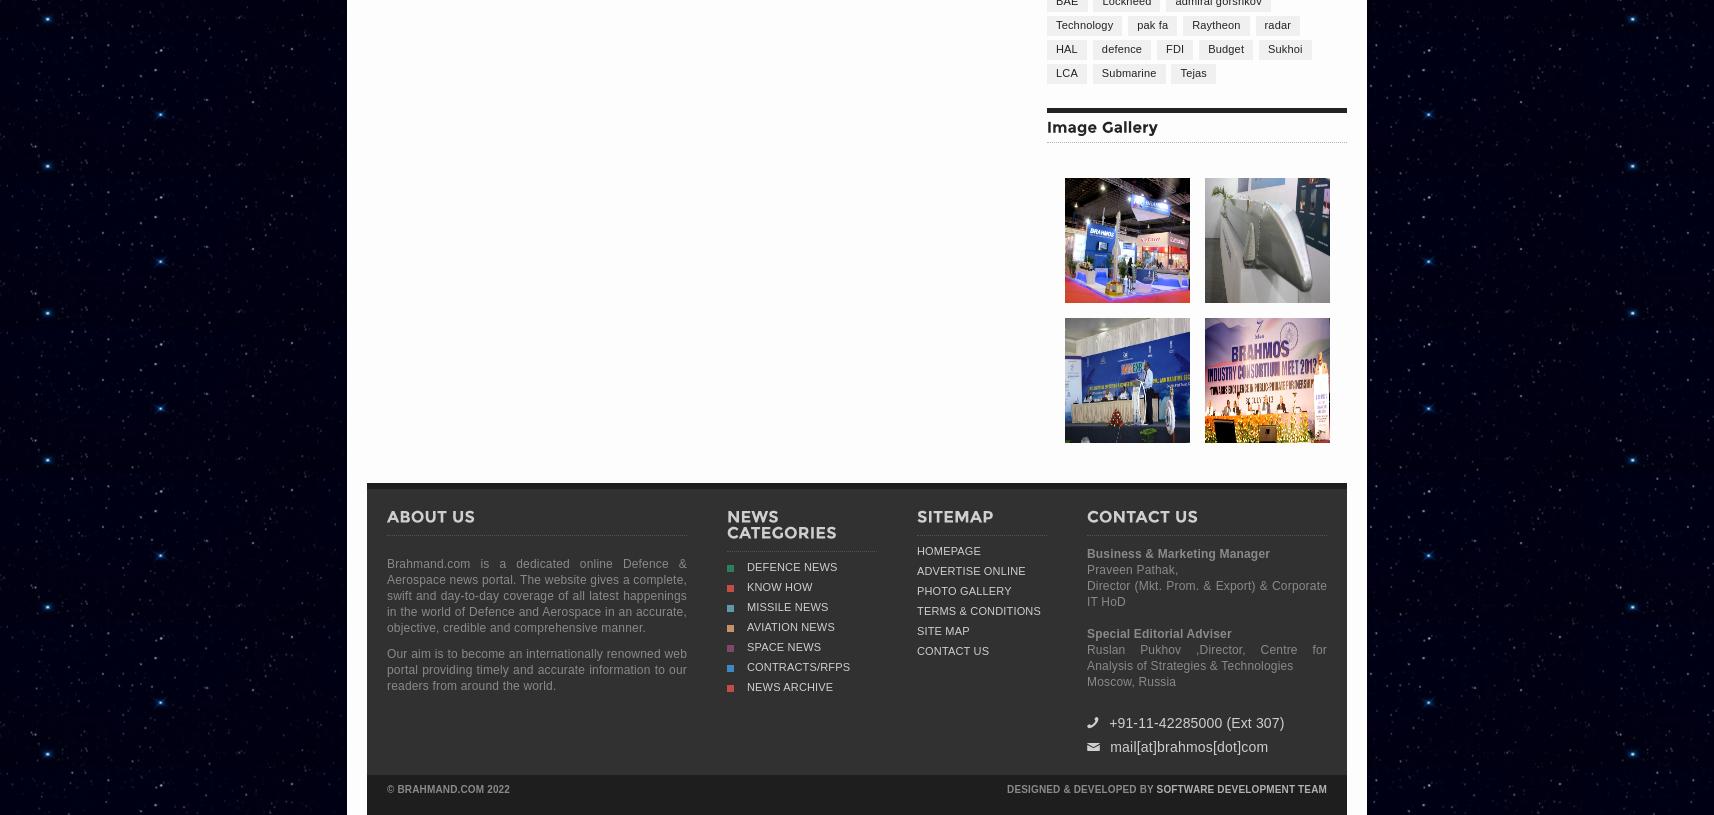 Image resolution: width=1714 pixels, height=815 pixels. What do you see at coordinates (977, 609) in the screenshot?
I see `'Terms & Conditions'` at bounding box center [977, 609].